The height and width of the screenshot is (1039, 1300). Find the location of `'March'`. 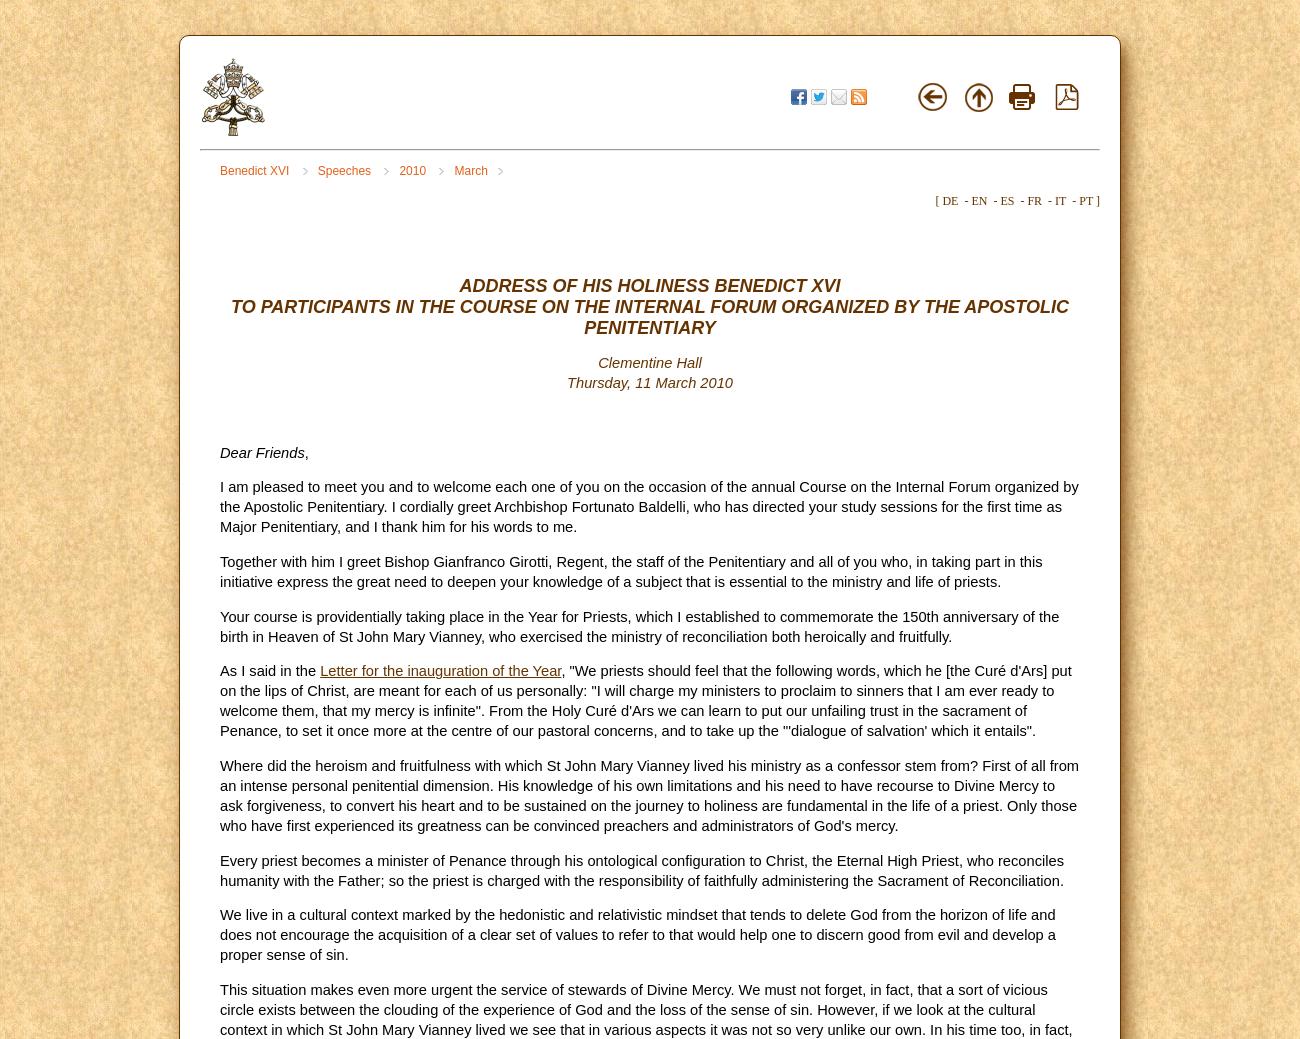

'March' is located at coordinates (469, 170).